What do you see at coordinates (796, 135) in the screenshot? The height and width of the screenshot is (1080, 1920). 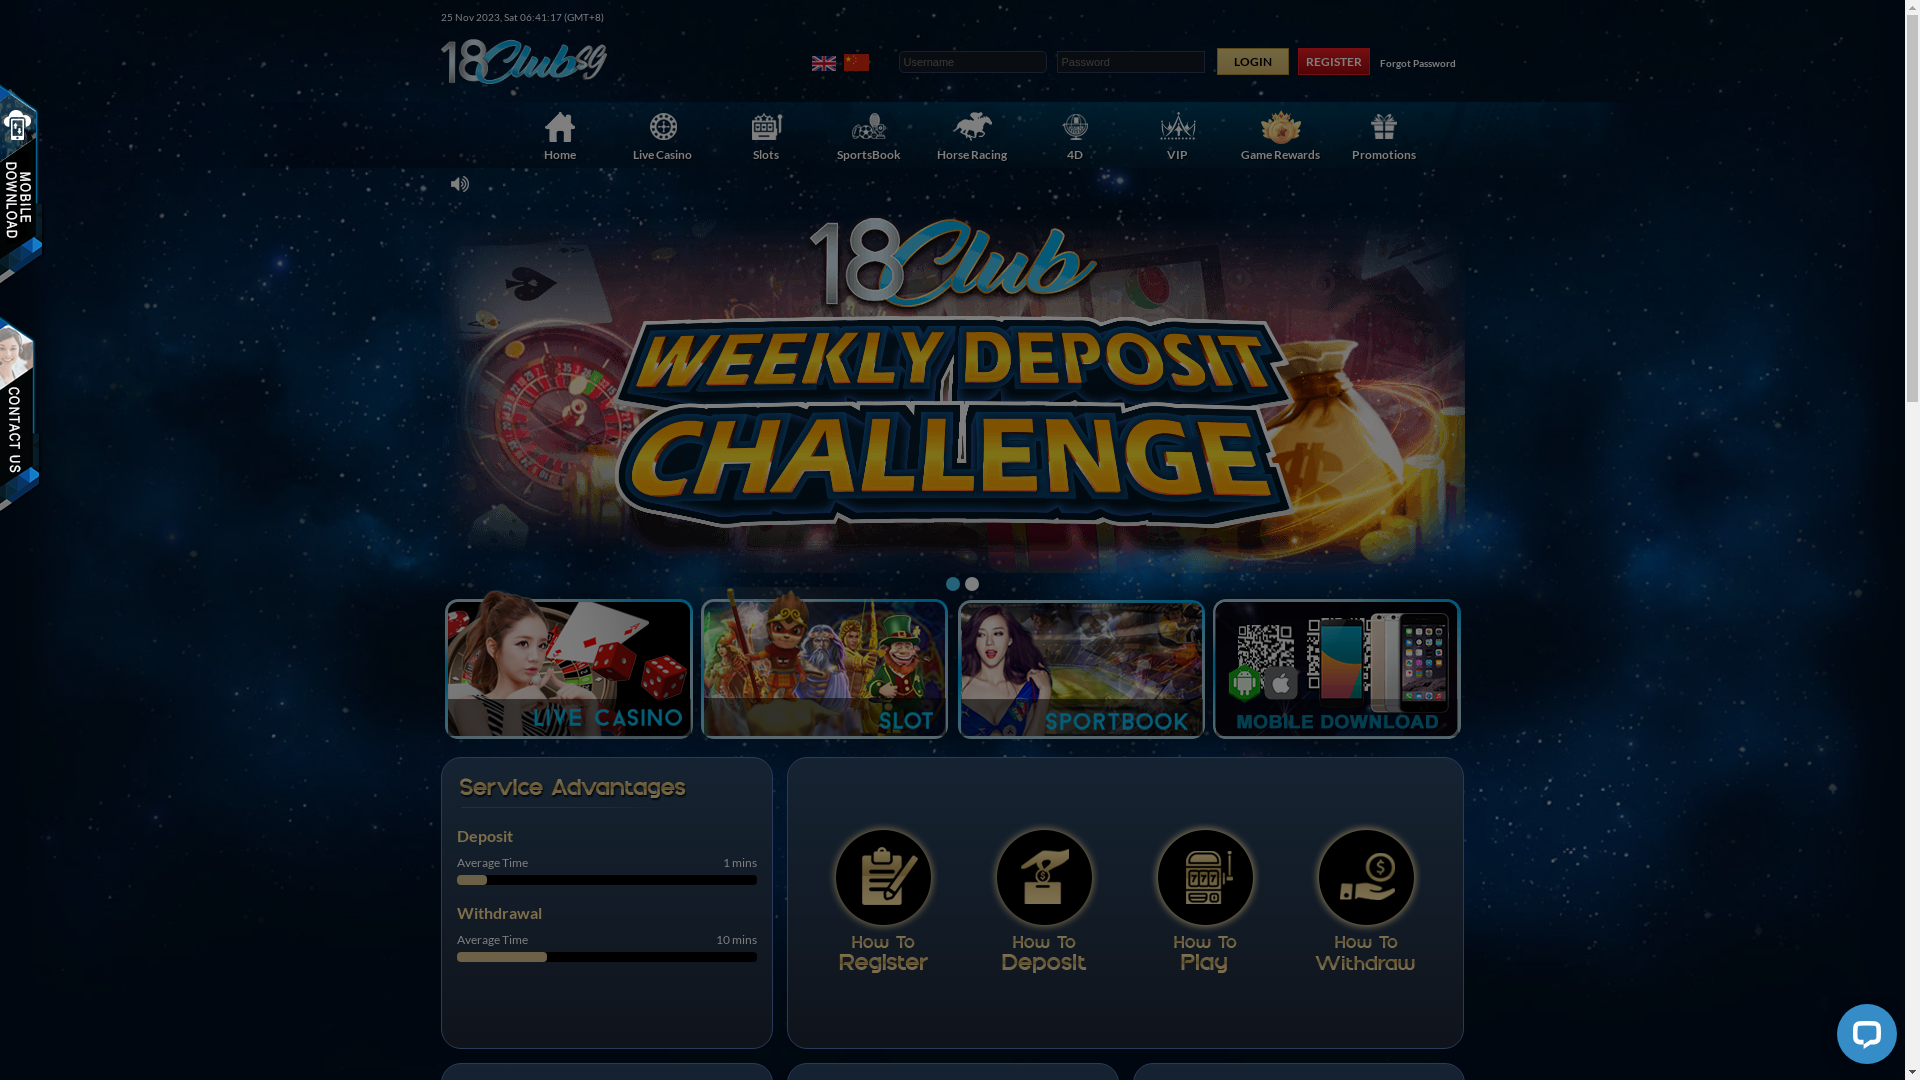 I see `'SportsBook'` at bounding box center [796, 135].